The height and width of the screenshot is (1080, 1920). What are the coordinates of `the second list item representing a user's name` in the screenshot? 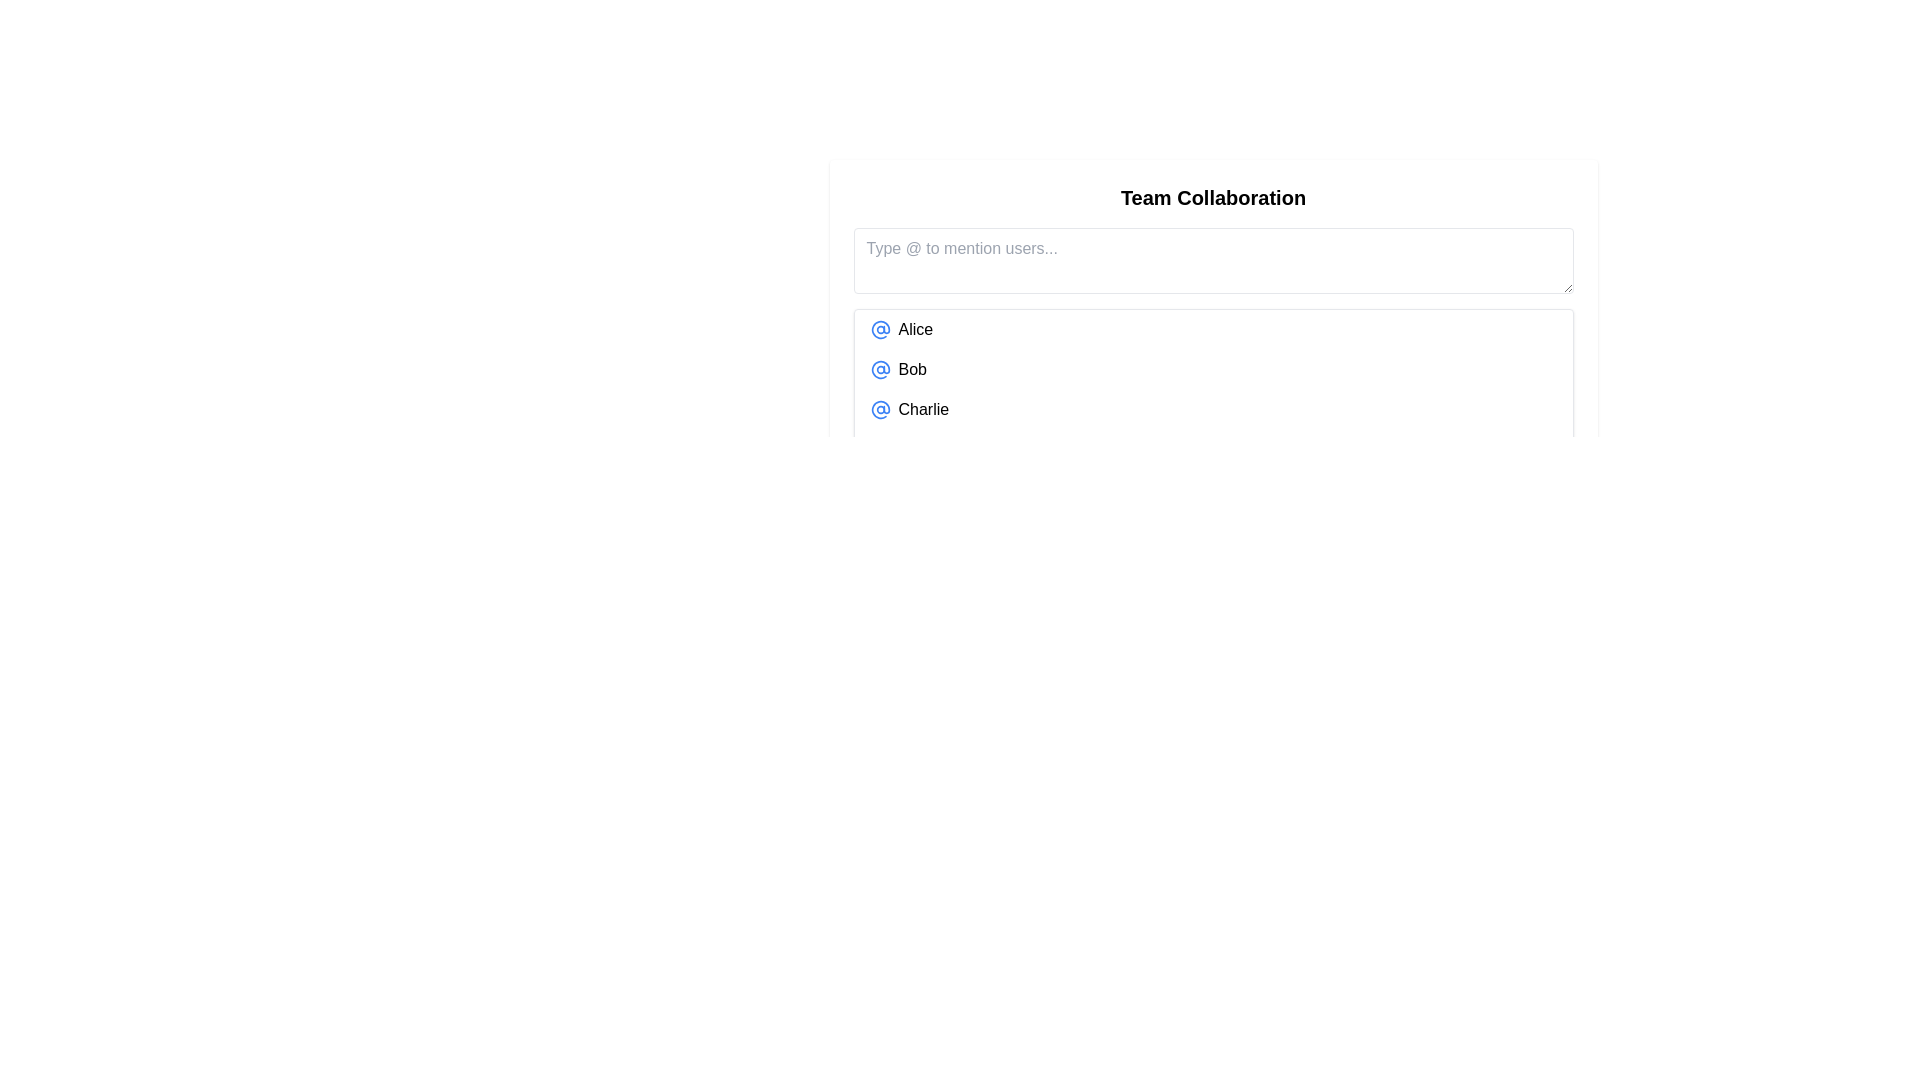 It's located at (1212, 370).